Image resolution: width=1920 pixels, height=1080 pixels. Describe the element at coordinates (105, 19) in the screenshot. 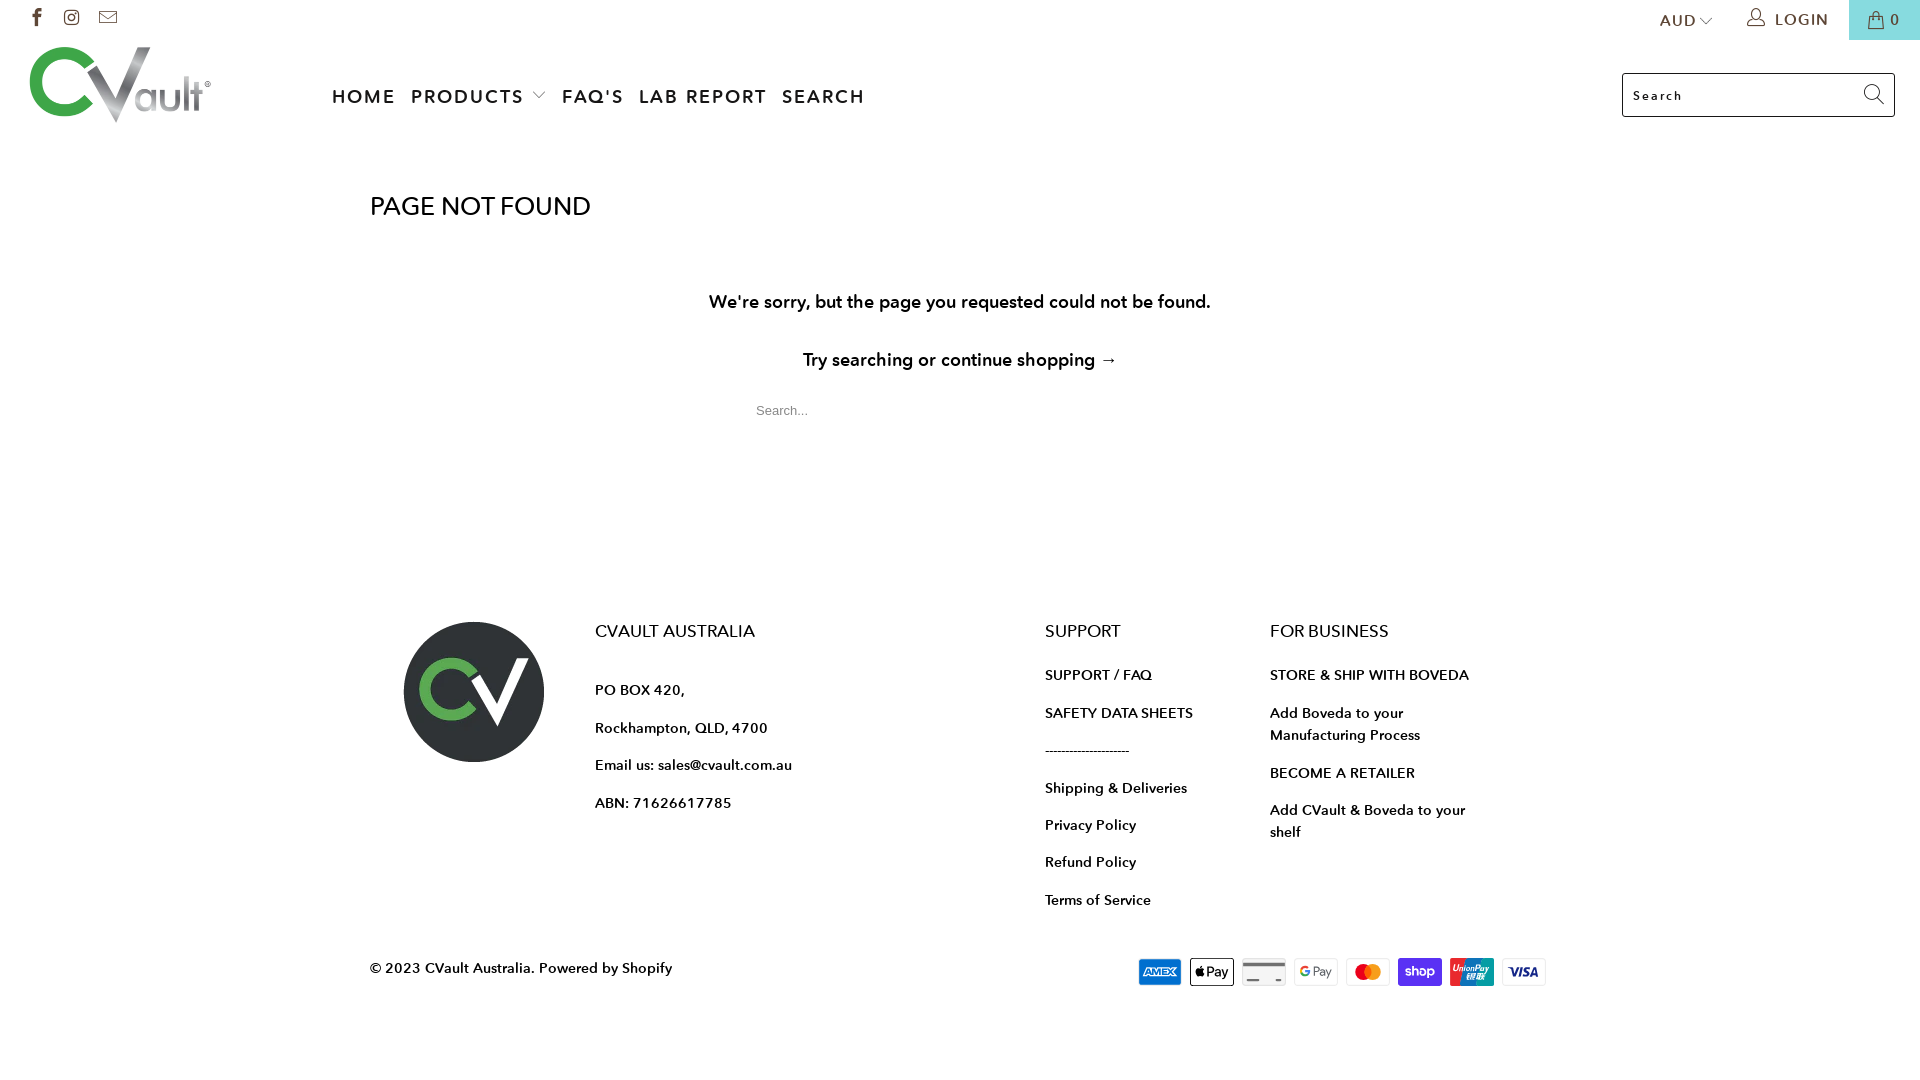

I see `'Email CVault Australia'` at that location.